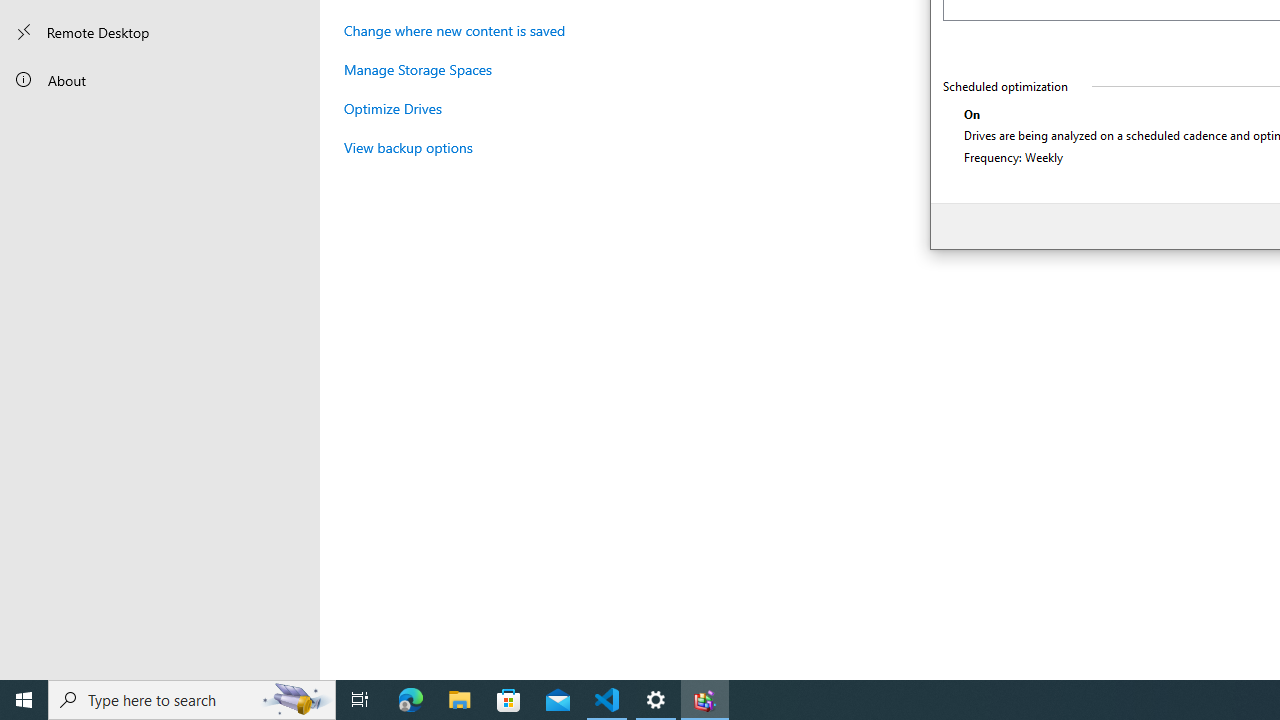  What do you see at coordinates (656, 698) in the screenshot?
I see `'Settings - 1 running window'` at bounding box center [656, 698].